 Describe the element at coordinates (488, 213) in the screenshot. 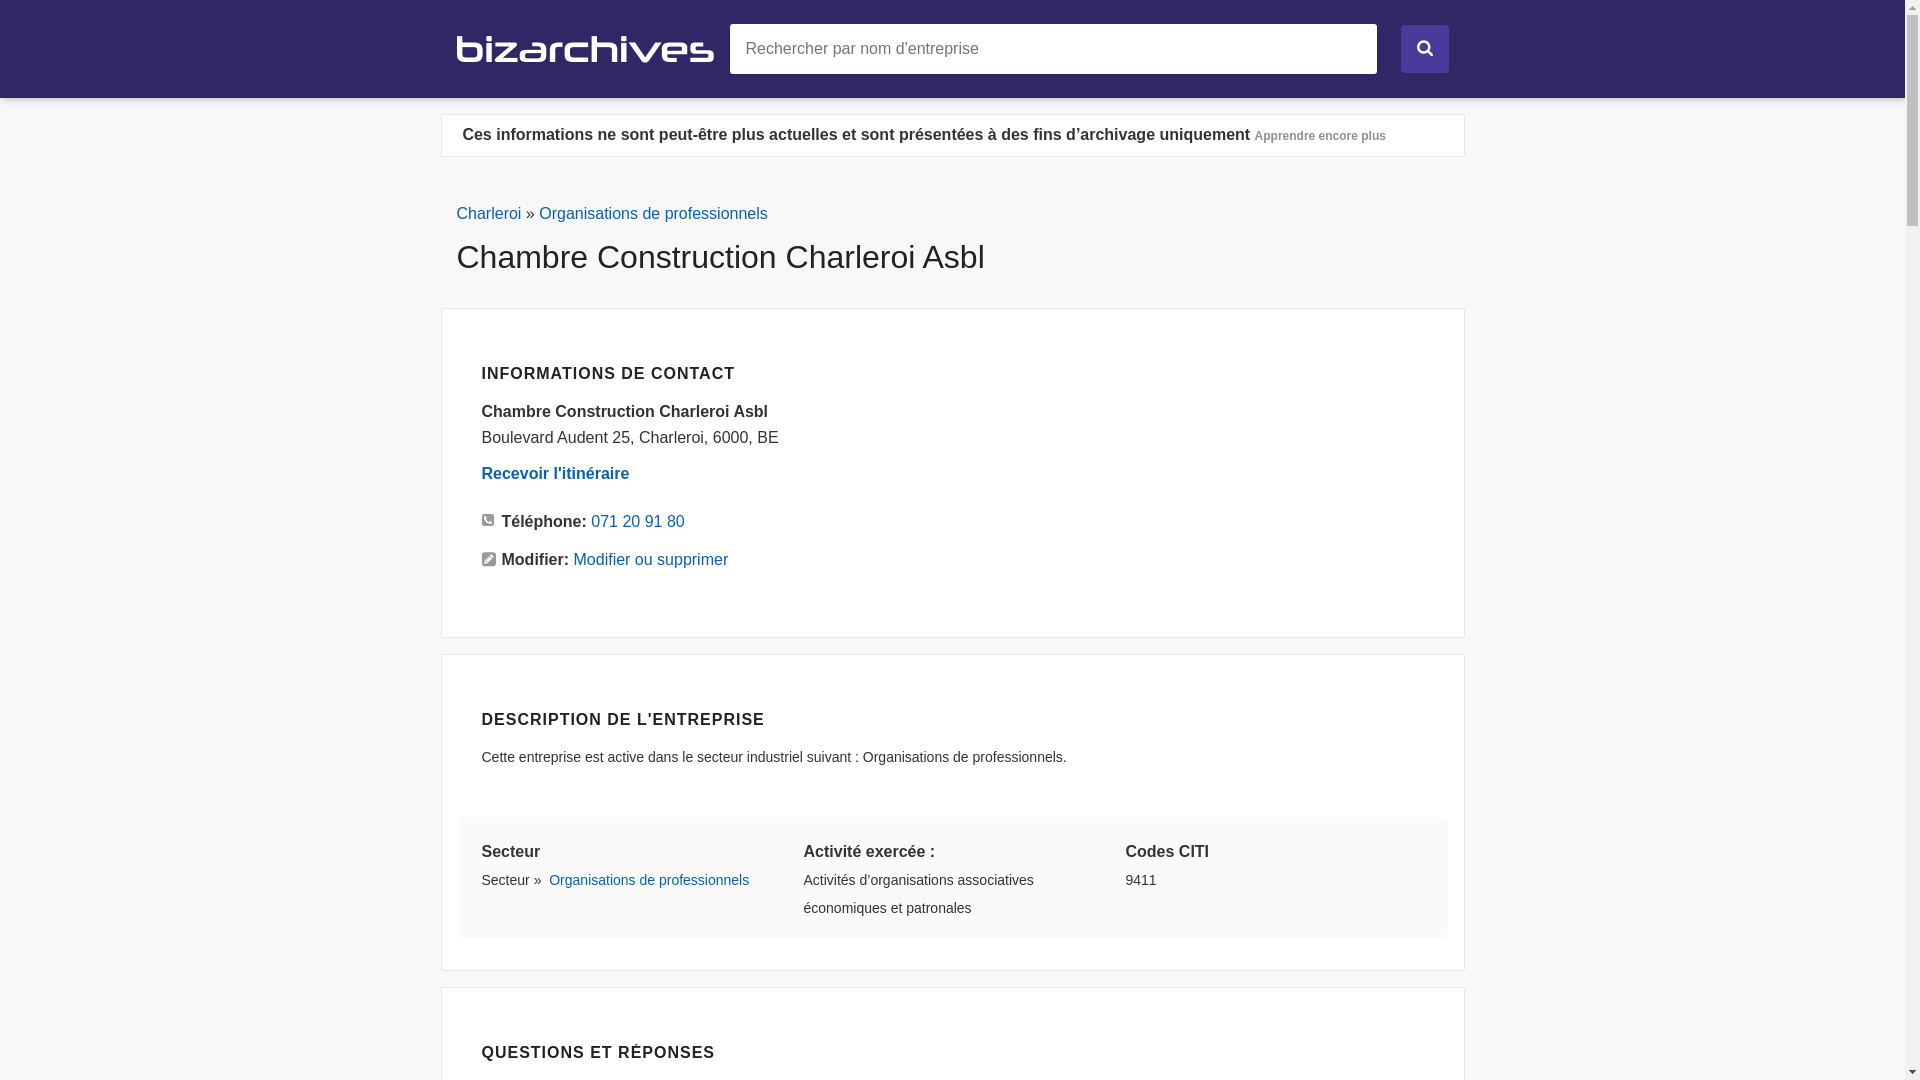

I see `'Charleroi'` at that location.